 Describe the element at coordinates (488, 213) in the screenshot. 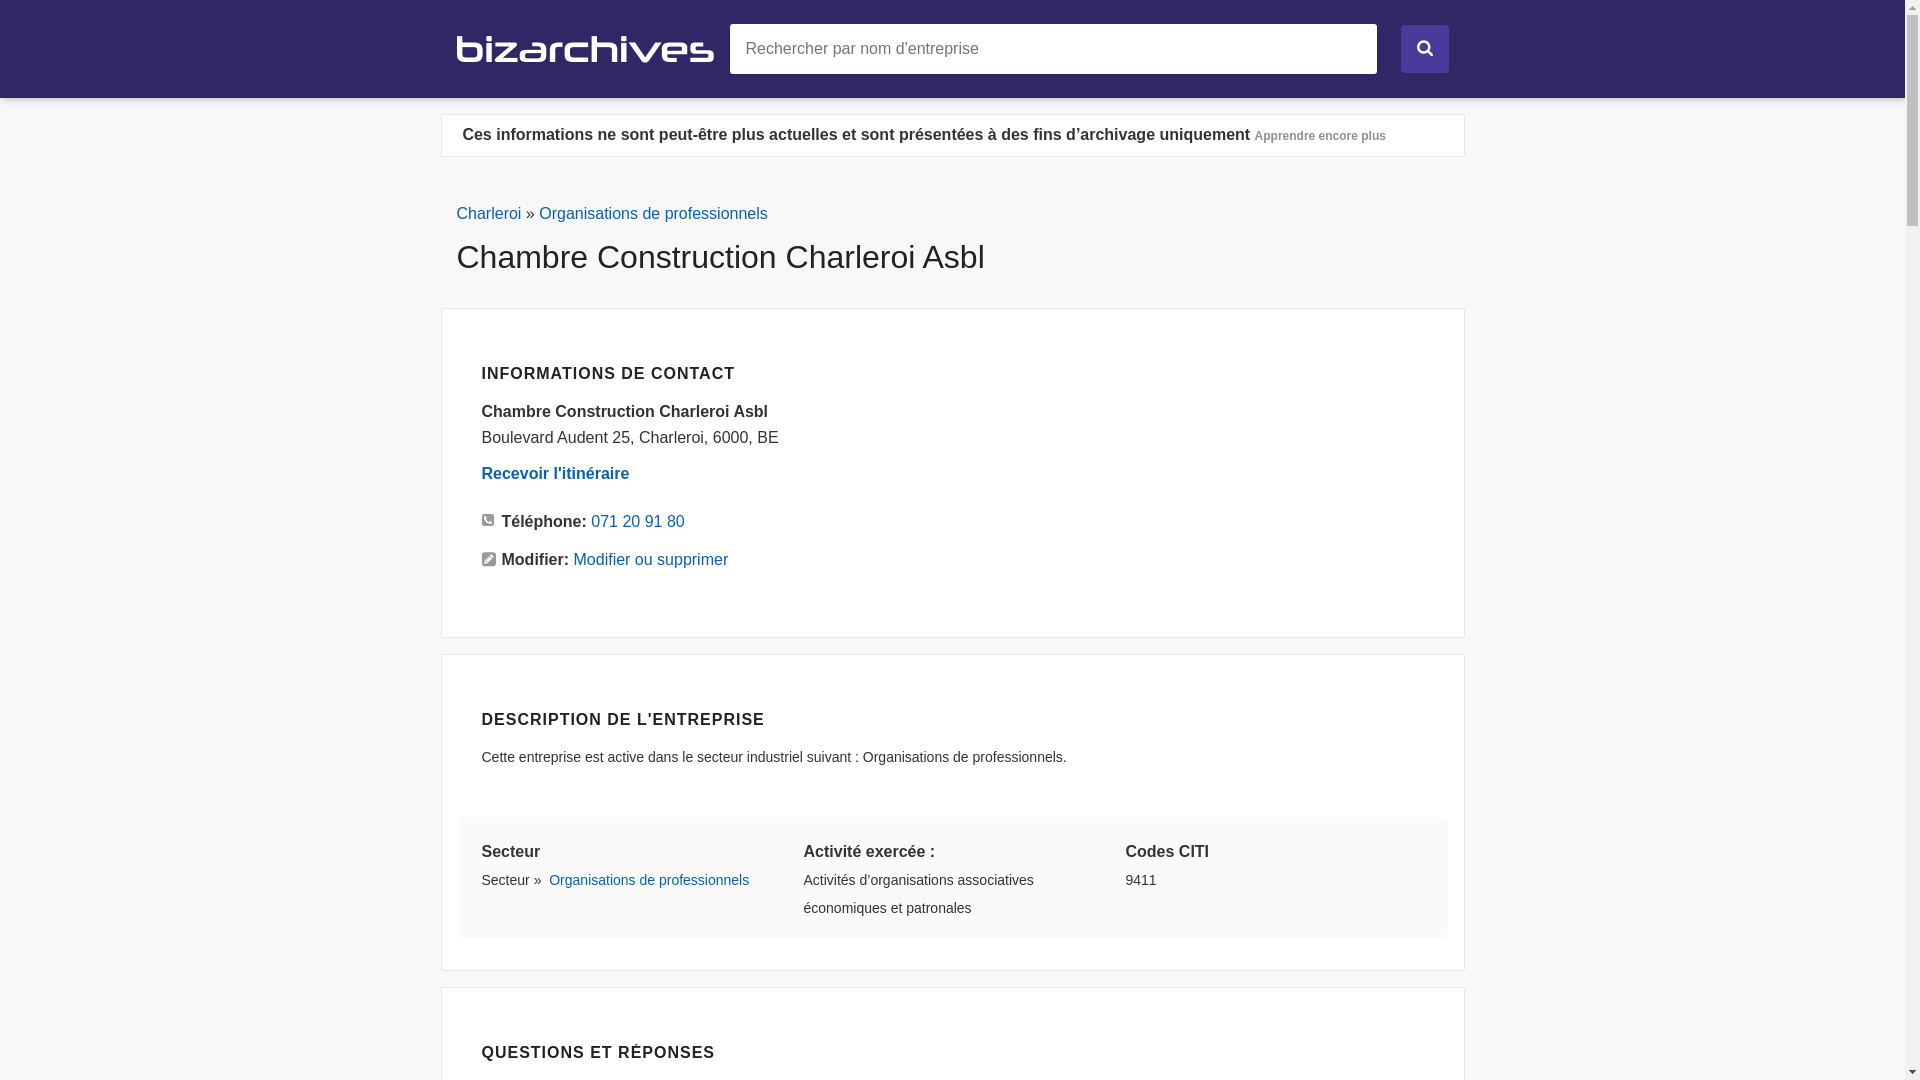

I see `'Charleroi'` at that location.